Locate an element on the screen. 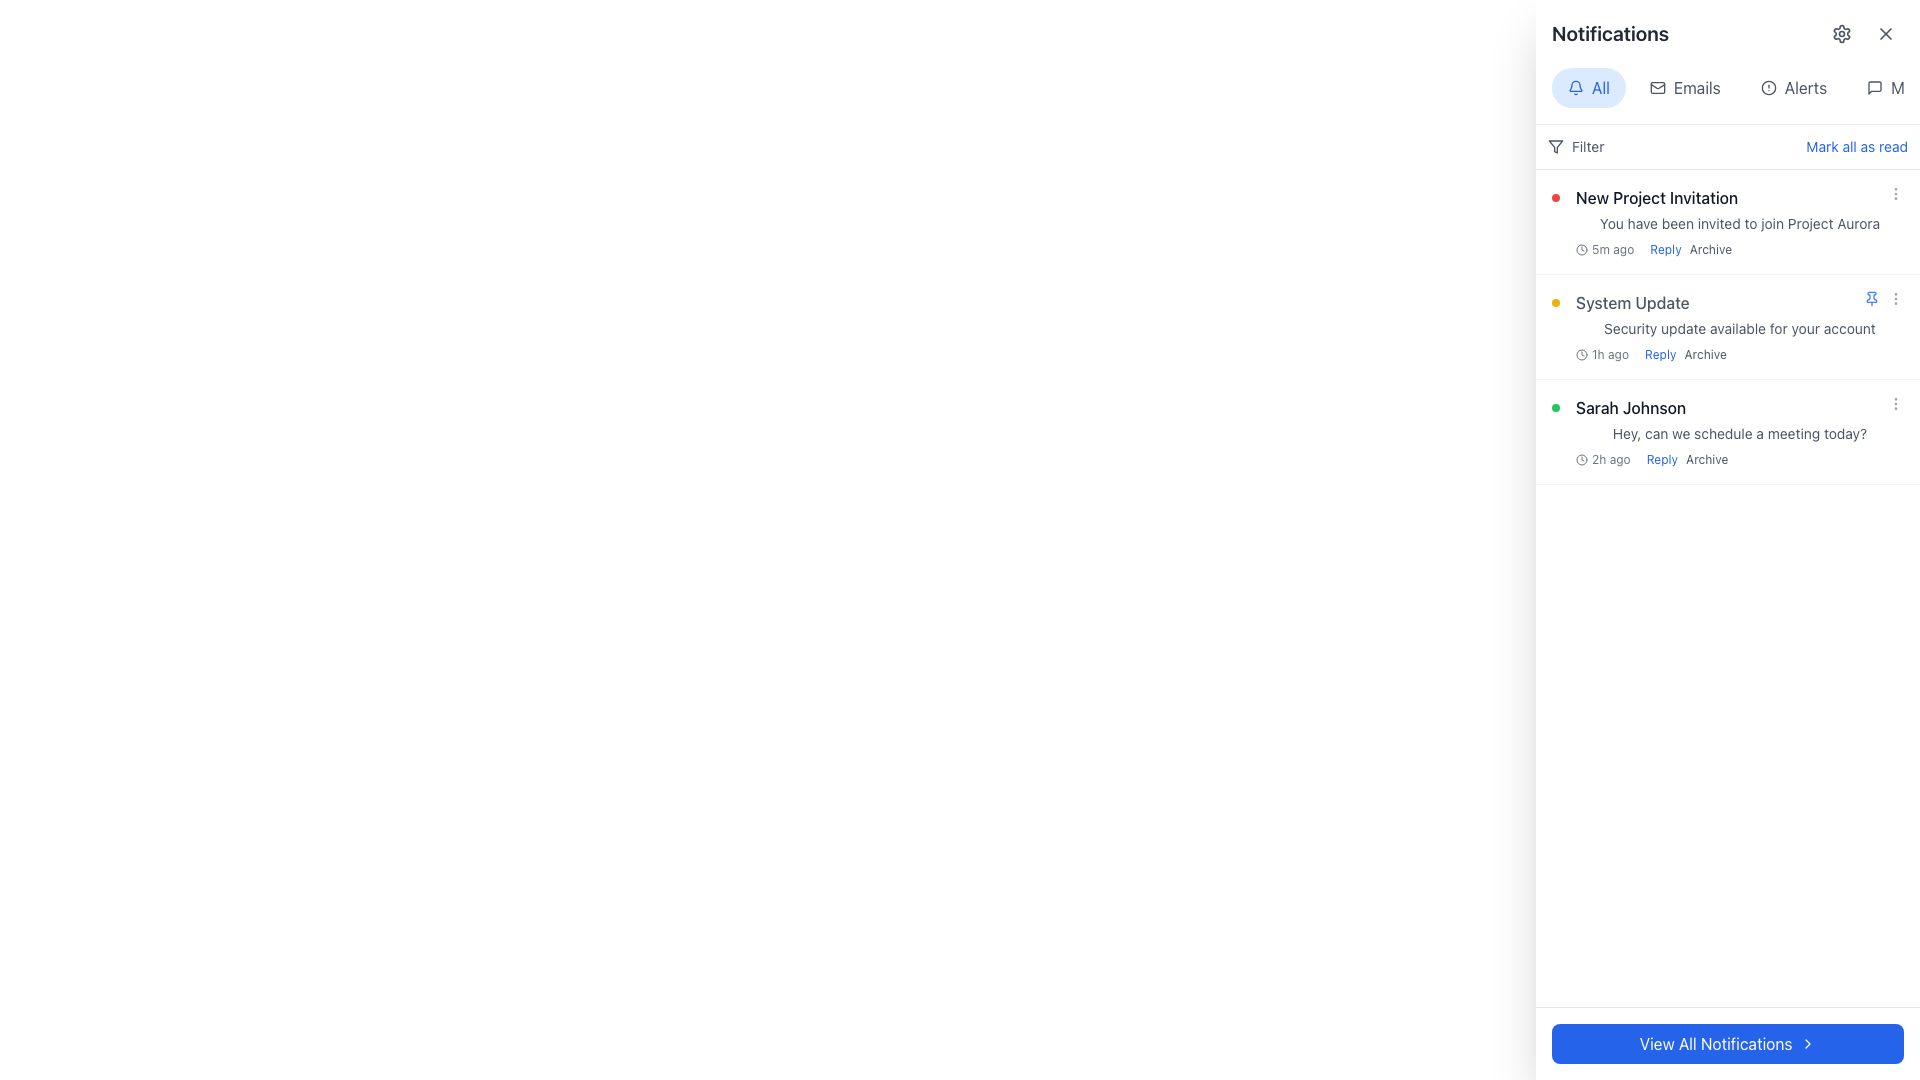 The image size is (1920, 1080). the 'Archive' button in the interactive options group of the notification entry for 'Sarah Johnson' to archive the associated notification is located at coordinates (1686, 459).